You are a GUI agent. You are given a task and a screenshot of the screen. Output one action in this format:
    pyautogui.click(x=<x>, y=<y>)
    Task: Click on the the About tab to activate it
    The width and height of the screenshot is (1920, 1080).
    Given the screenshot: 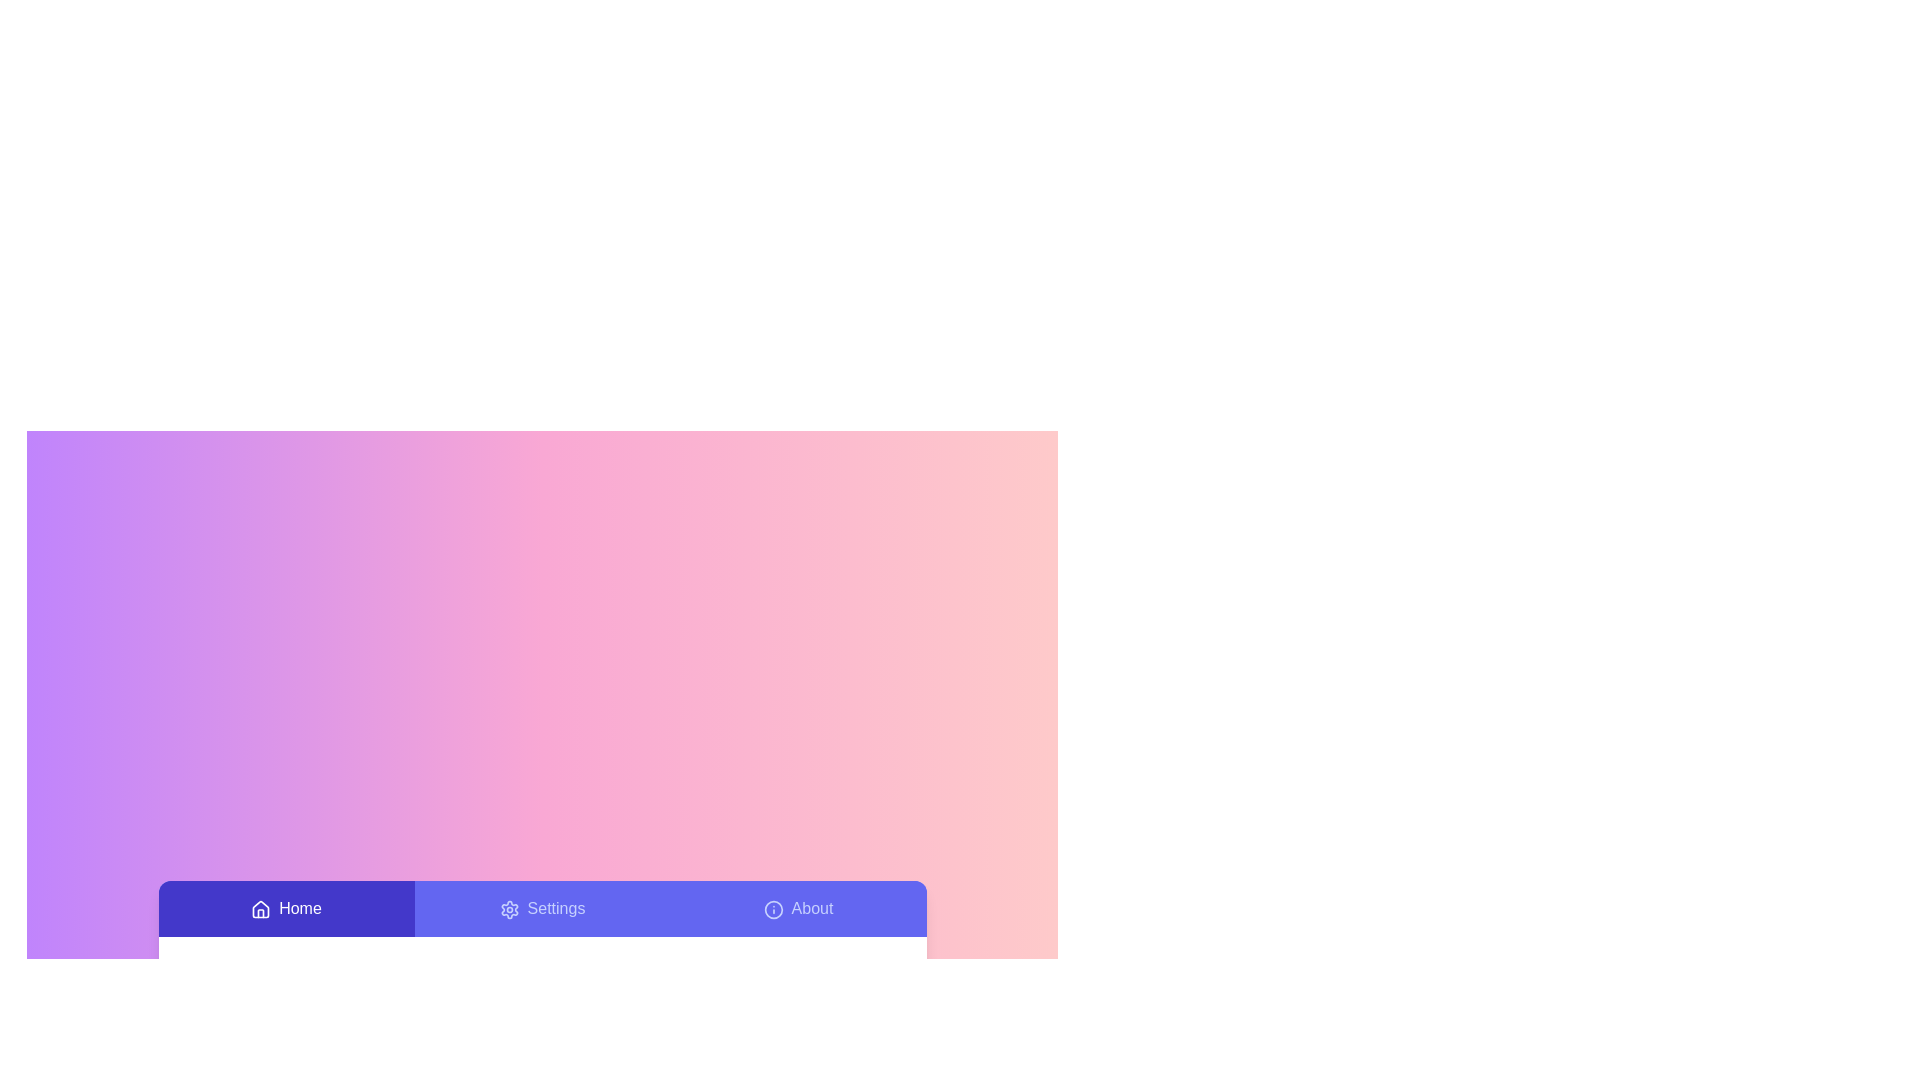 What is the action you would take?
    pyautogui.click(x=797, y=909)
    